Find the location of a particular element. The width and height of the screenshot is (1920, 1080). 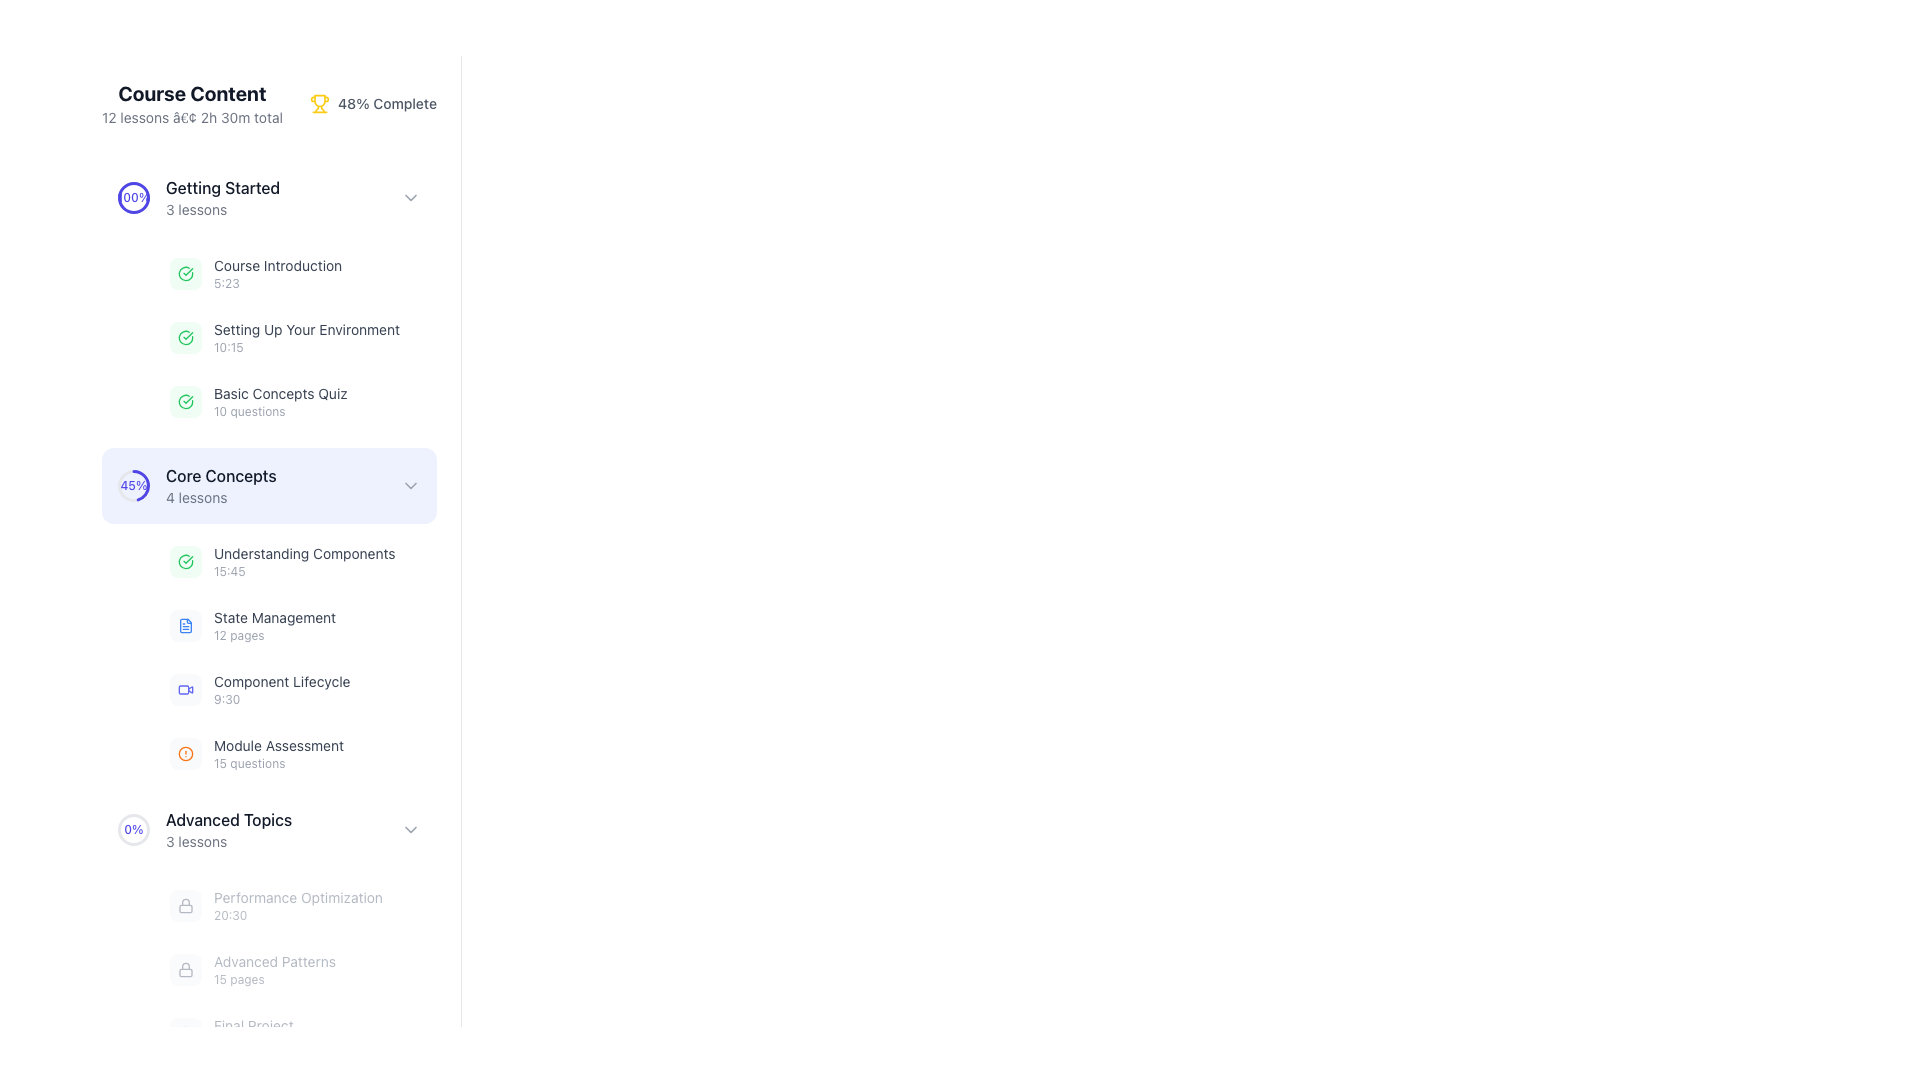

the list entry titled 'Basic Concepts Quiz' with subtitle '10 questions' located is located at coordinates (296, 401).